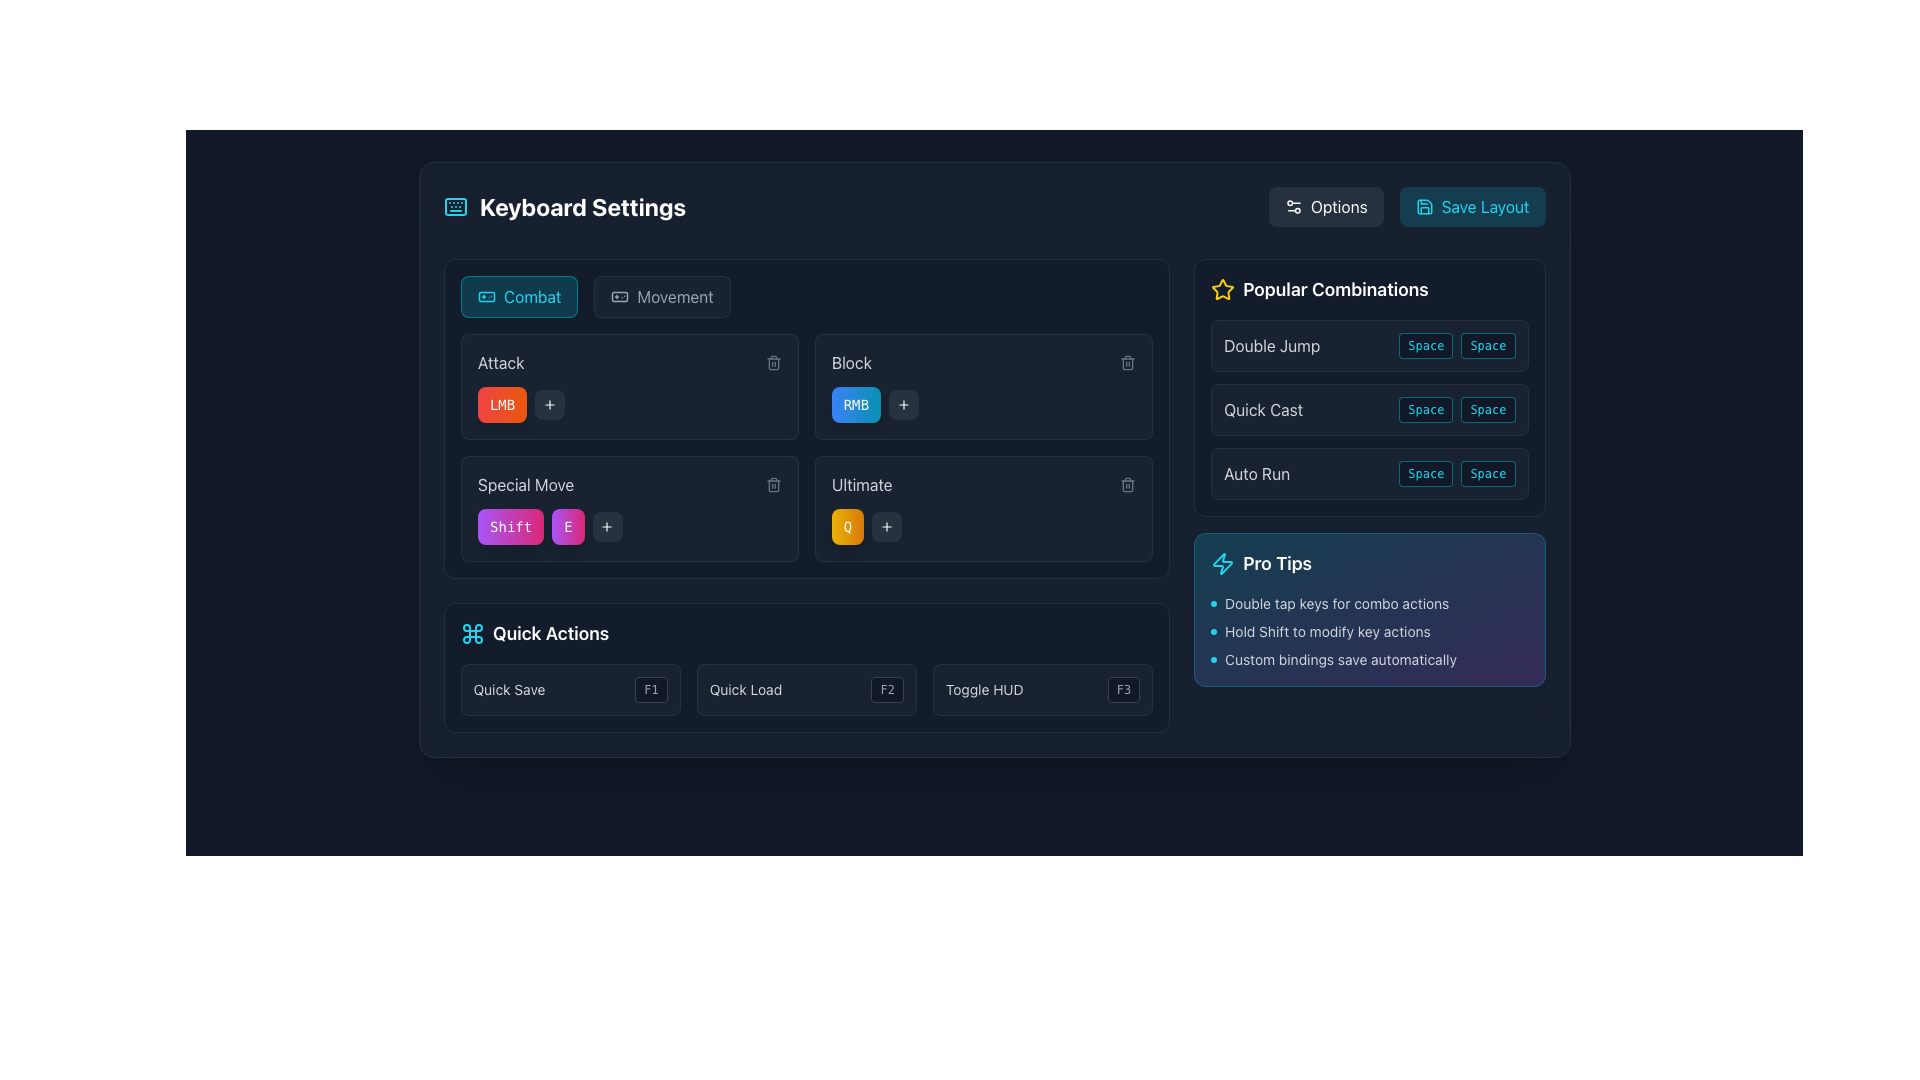  Describe the element at coordinates (525, 485) in the screenshot. I see `the 'Special Move' text label located in the 'Keyboard Settings' section, which is positioned above the key binding indicators for 'Shift' and 'E'` at that location.